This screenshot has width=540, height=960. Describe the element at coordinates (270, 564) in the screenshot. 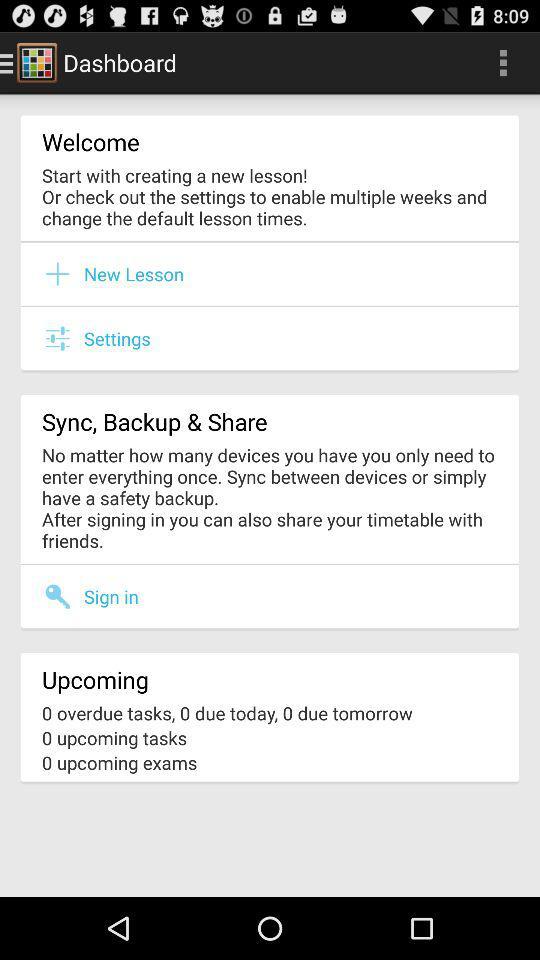

I see `the item below the no matter how item` at that location.